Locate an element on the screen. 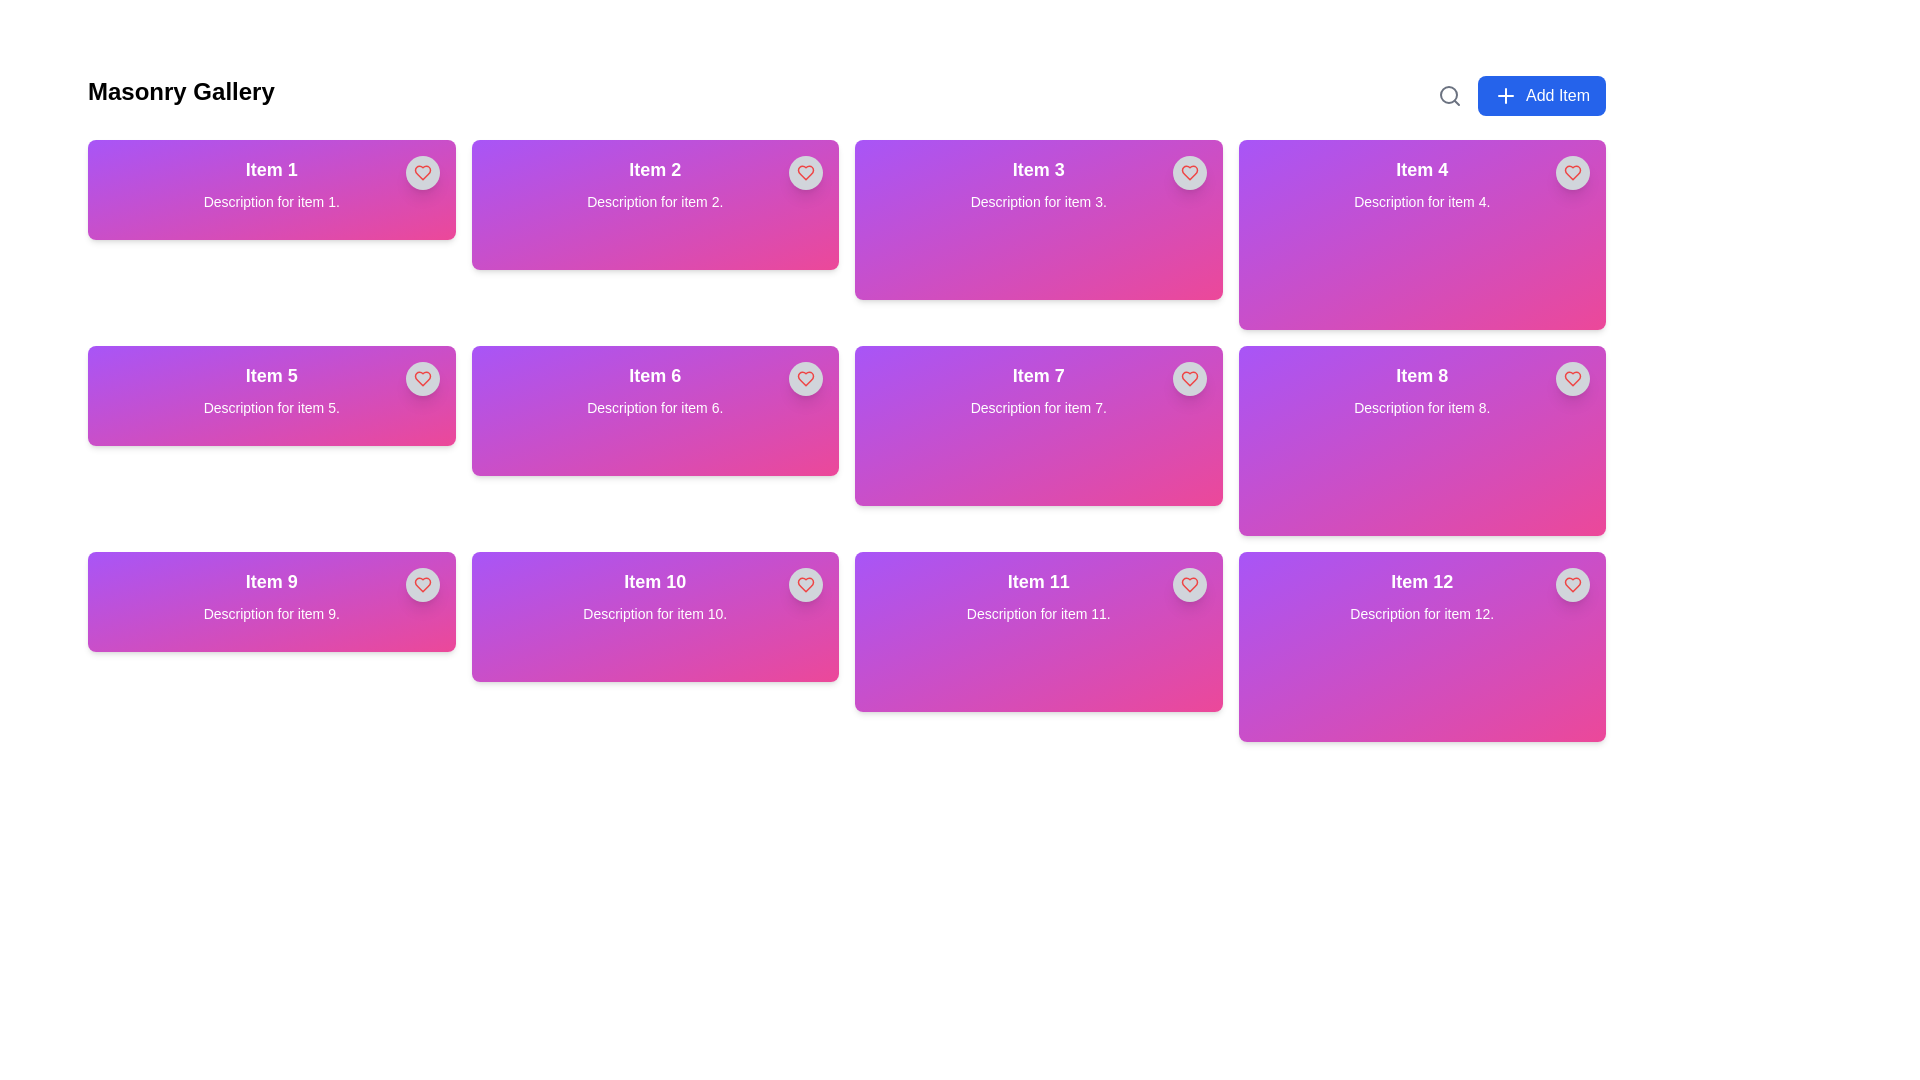 The width and height of the screenshot is (1920, 1080). the text label providing descriptive information for 'Item 10', located directly below the title in the third row, second column of the card is located at coordinates (655, 612).